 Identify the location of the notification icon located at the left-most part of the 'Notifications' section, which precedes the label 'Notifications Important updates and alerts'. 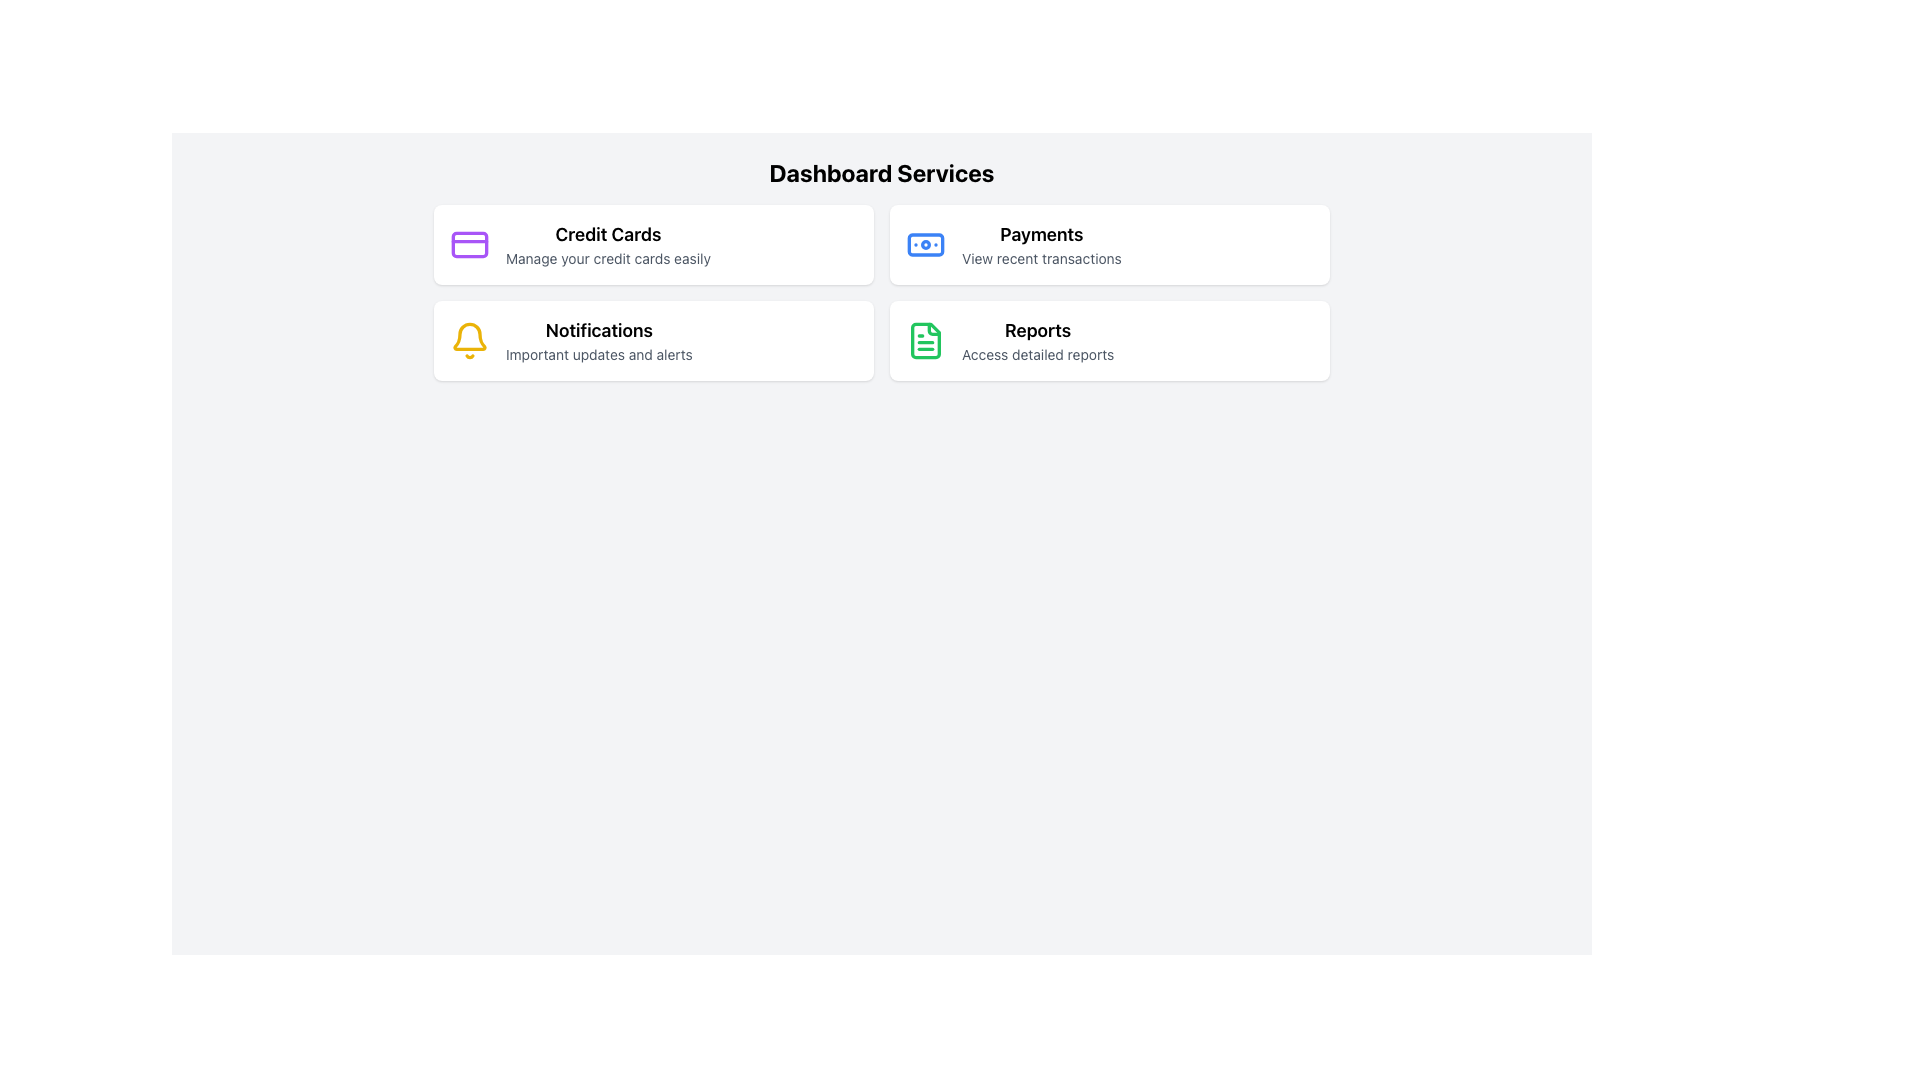
(469, 339).